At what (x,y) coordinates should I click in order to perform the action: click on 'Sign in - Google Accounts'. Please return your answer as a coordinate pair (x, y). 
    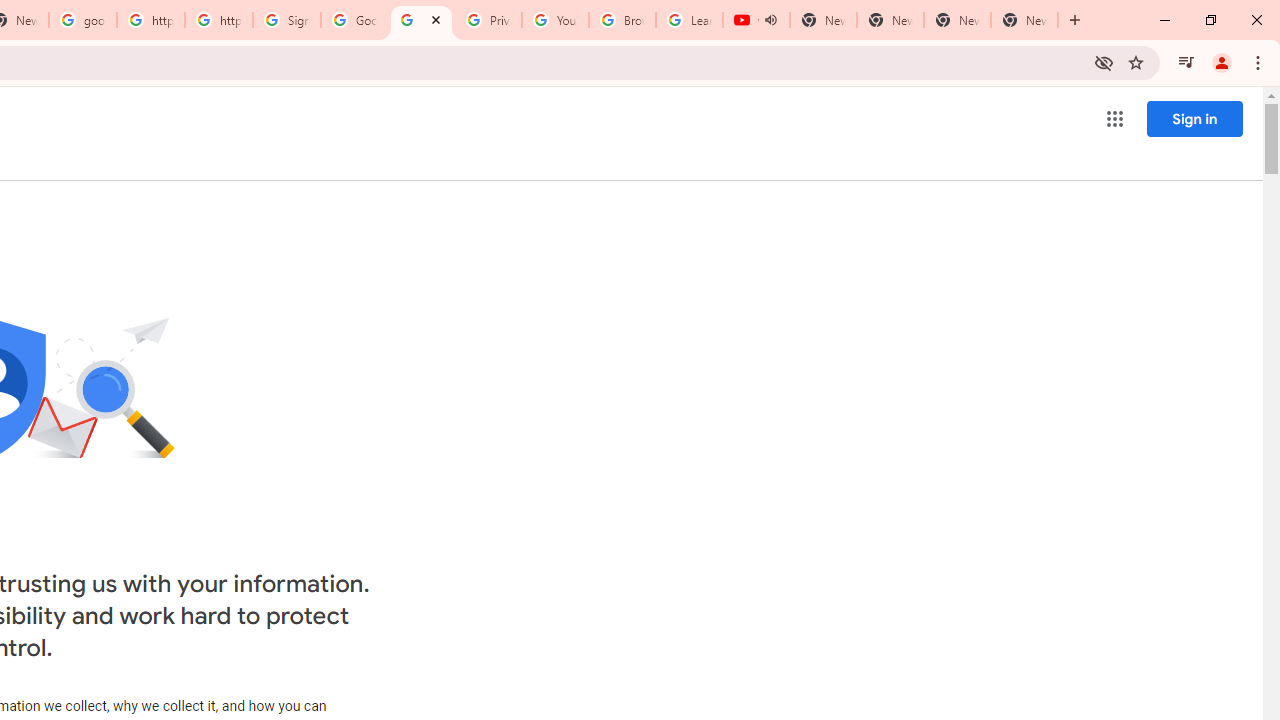
    Looking at the image, I should click on (286, 20).